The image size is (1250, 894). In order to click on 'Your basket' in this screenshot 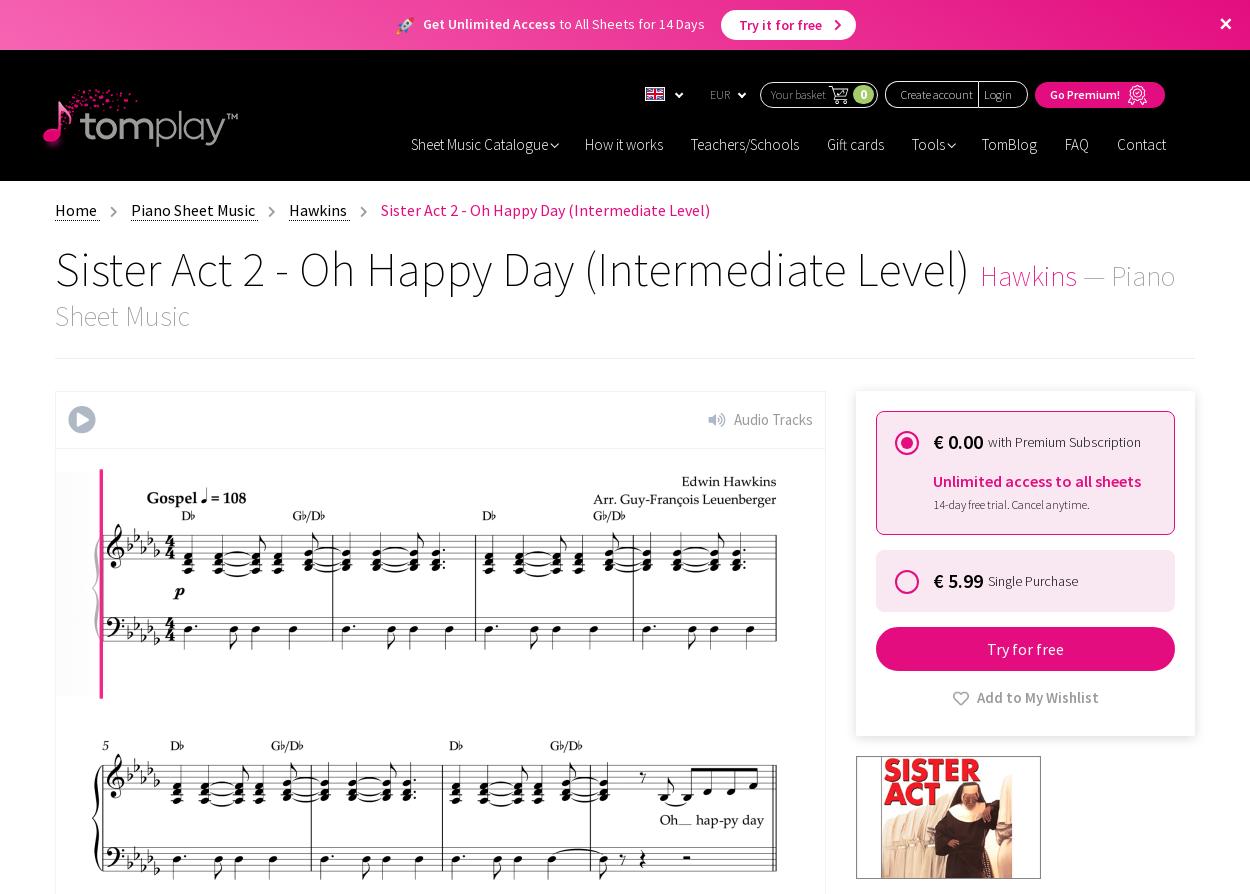, I will do `click(798, 93)`.